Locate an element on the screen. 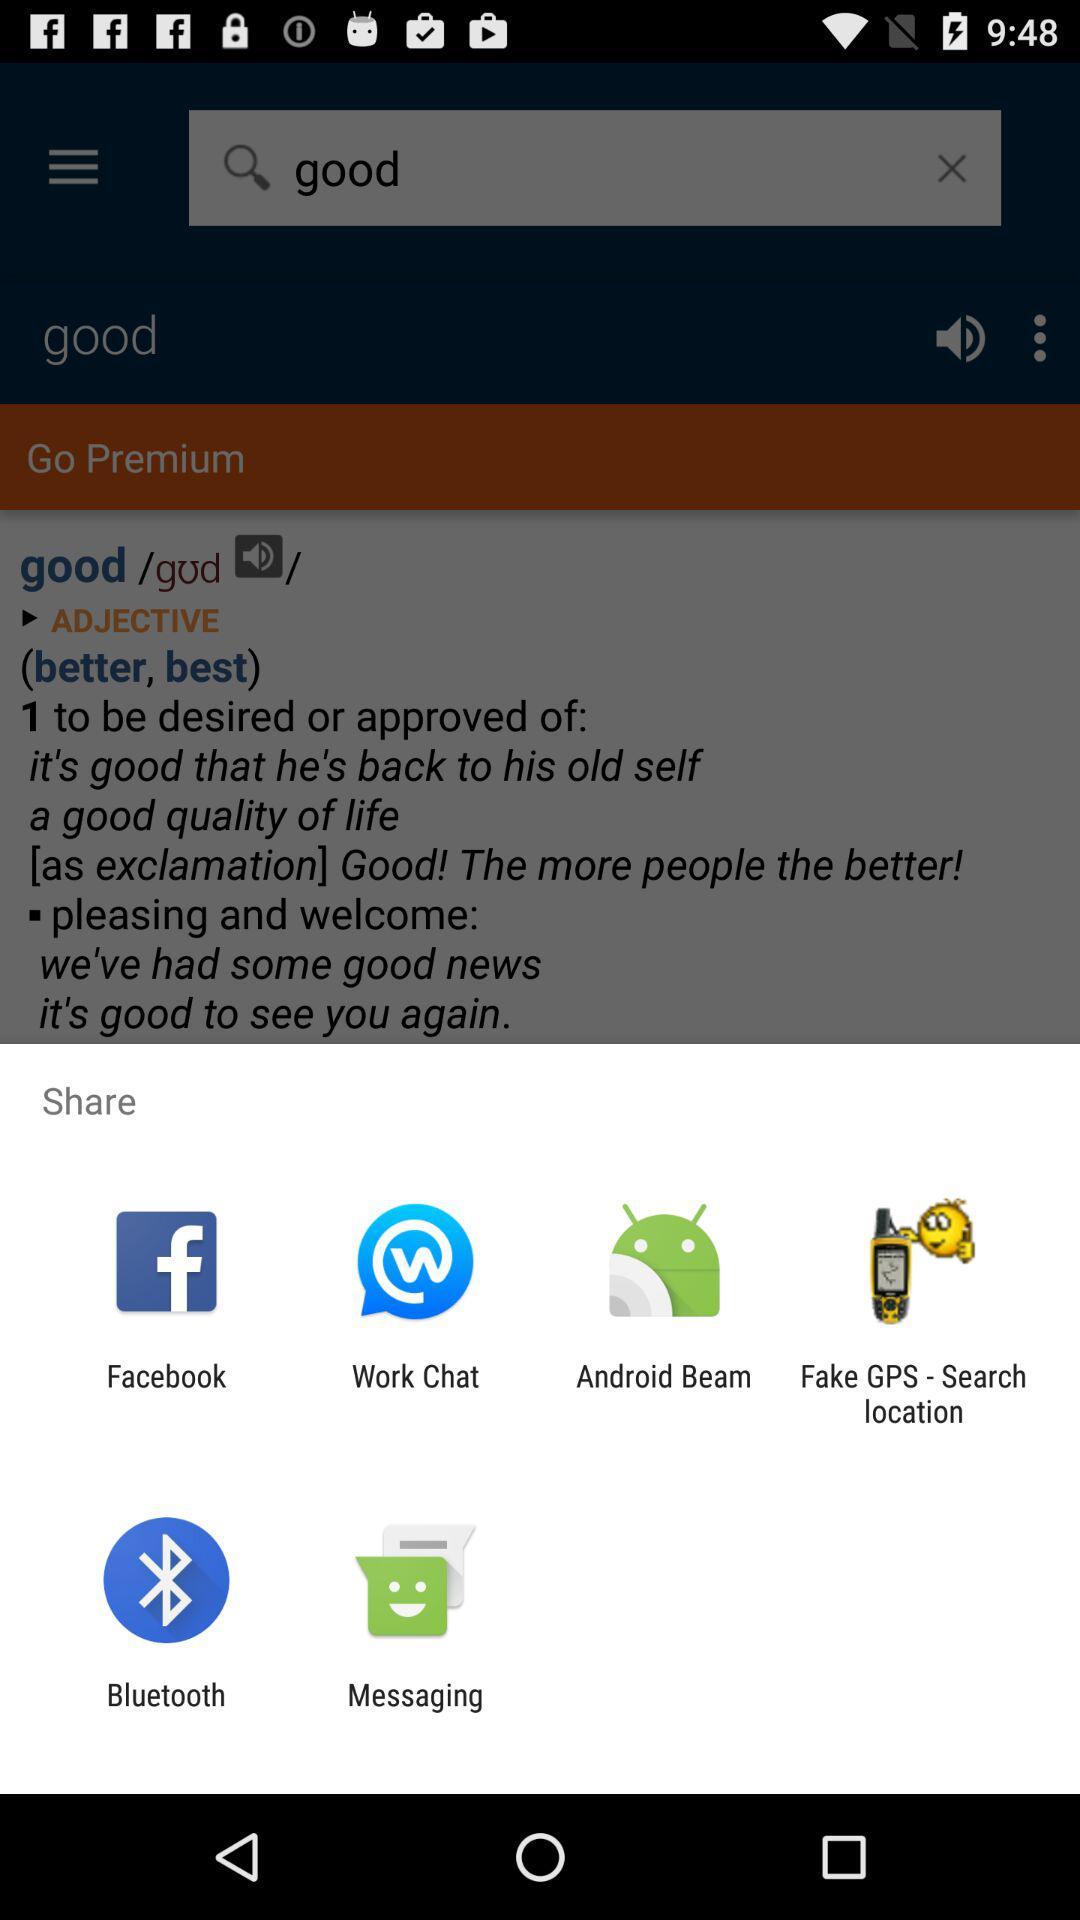 The height and width of the screenshot is (1920, 1080). the icon to the left of messaging item is located at coordinates (165, 1711).